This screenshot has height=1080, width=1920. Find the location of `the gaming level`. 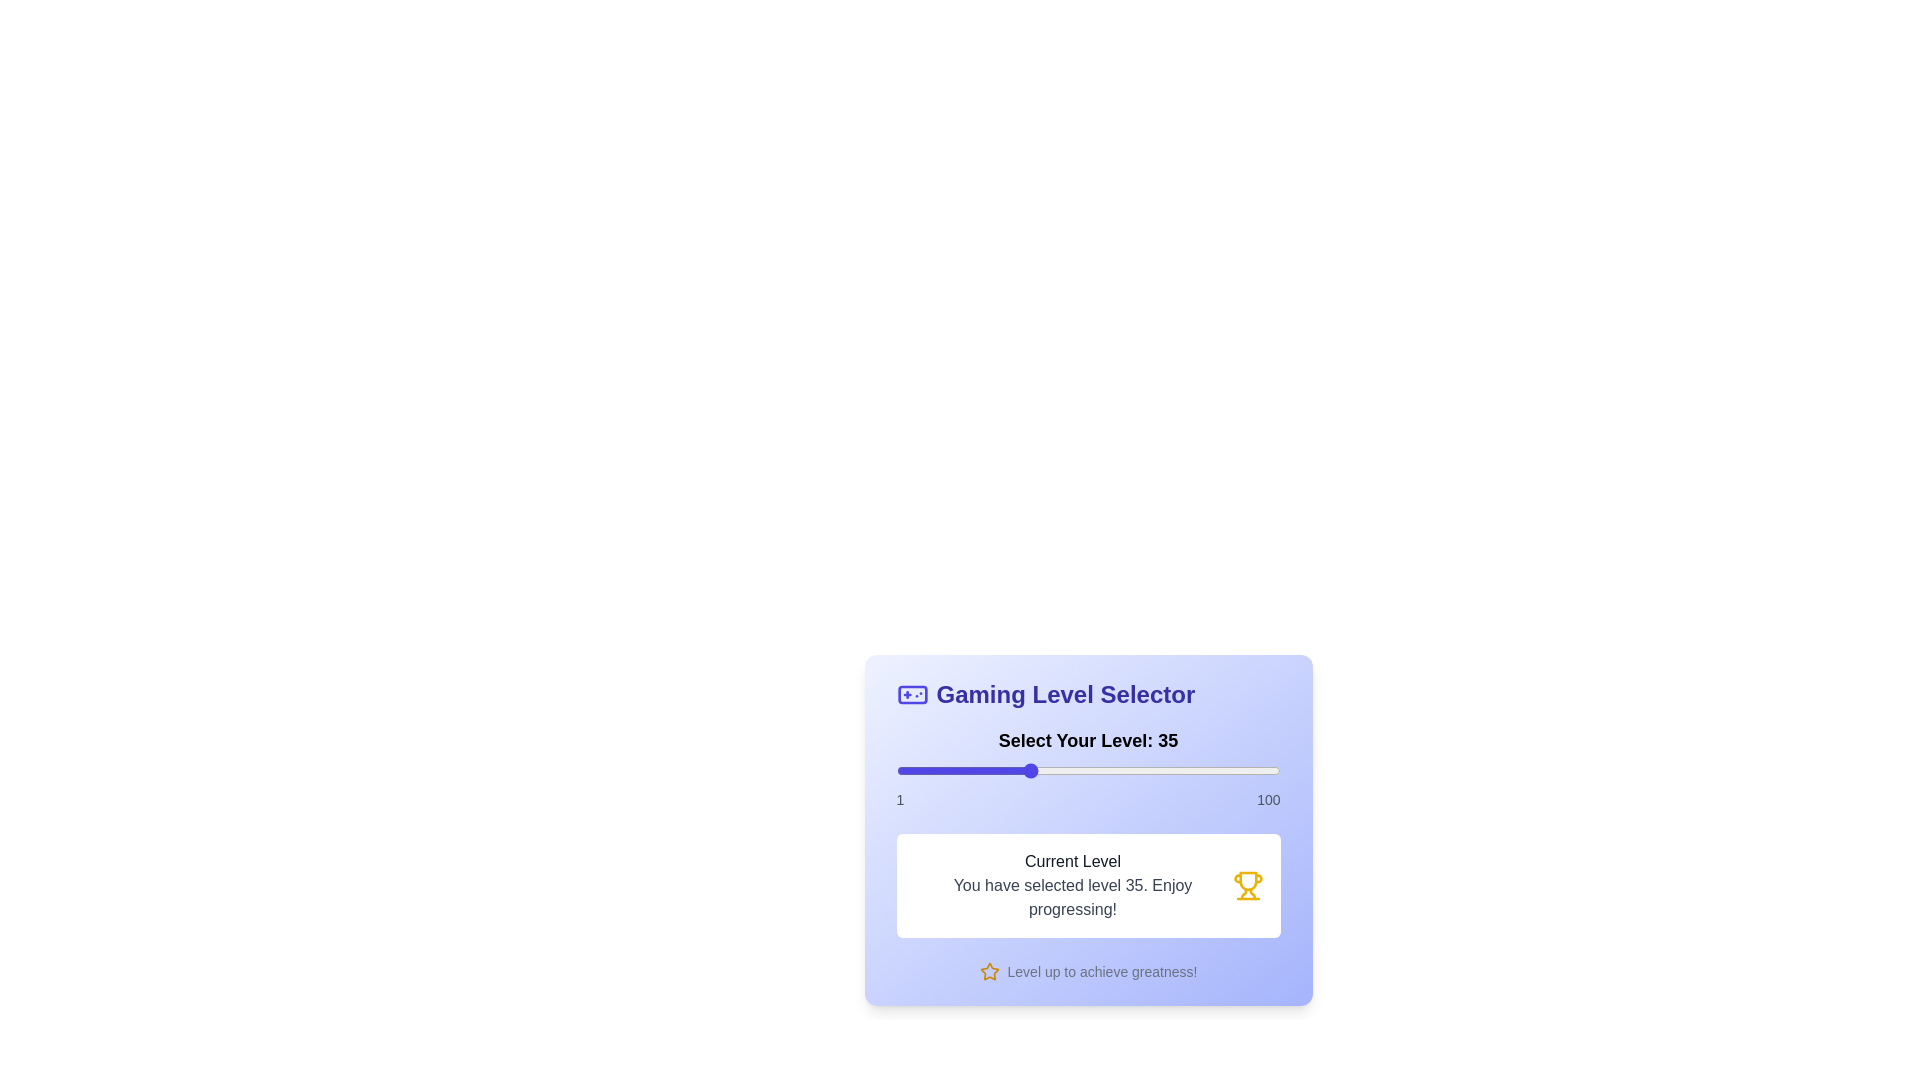

the gaming level is located at coordinates (1199, 770).